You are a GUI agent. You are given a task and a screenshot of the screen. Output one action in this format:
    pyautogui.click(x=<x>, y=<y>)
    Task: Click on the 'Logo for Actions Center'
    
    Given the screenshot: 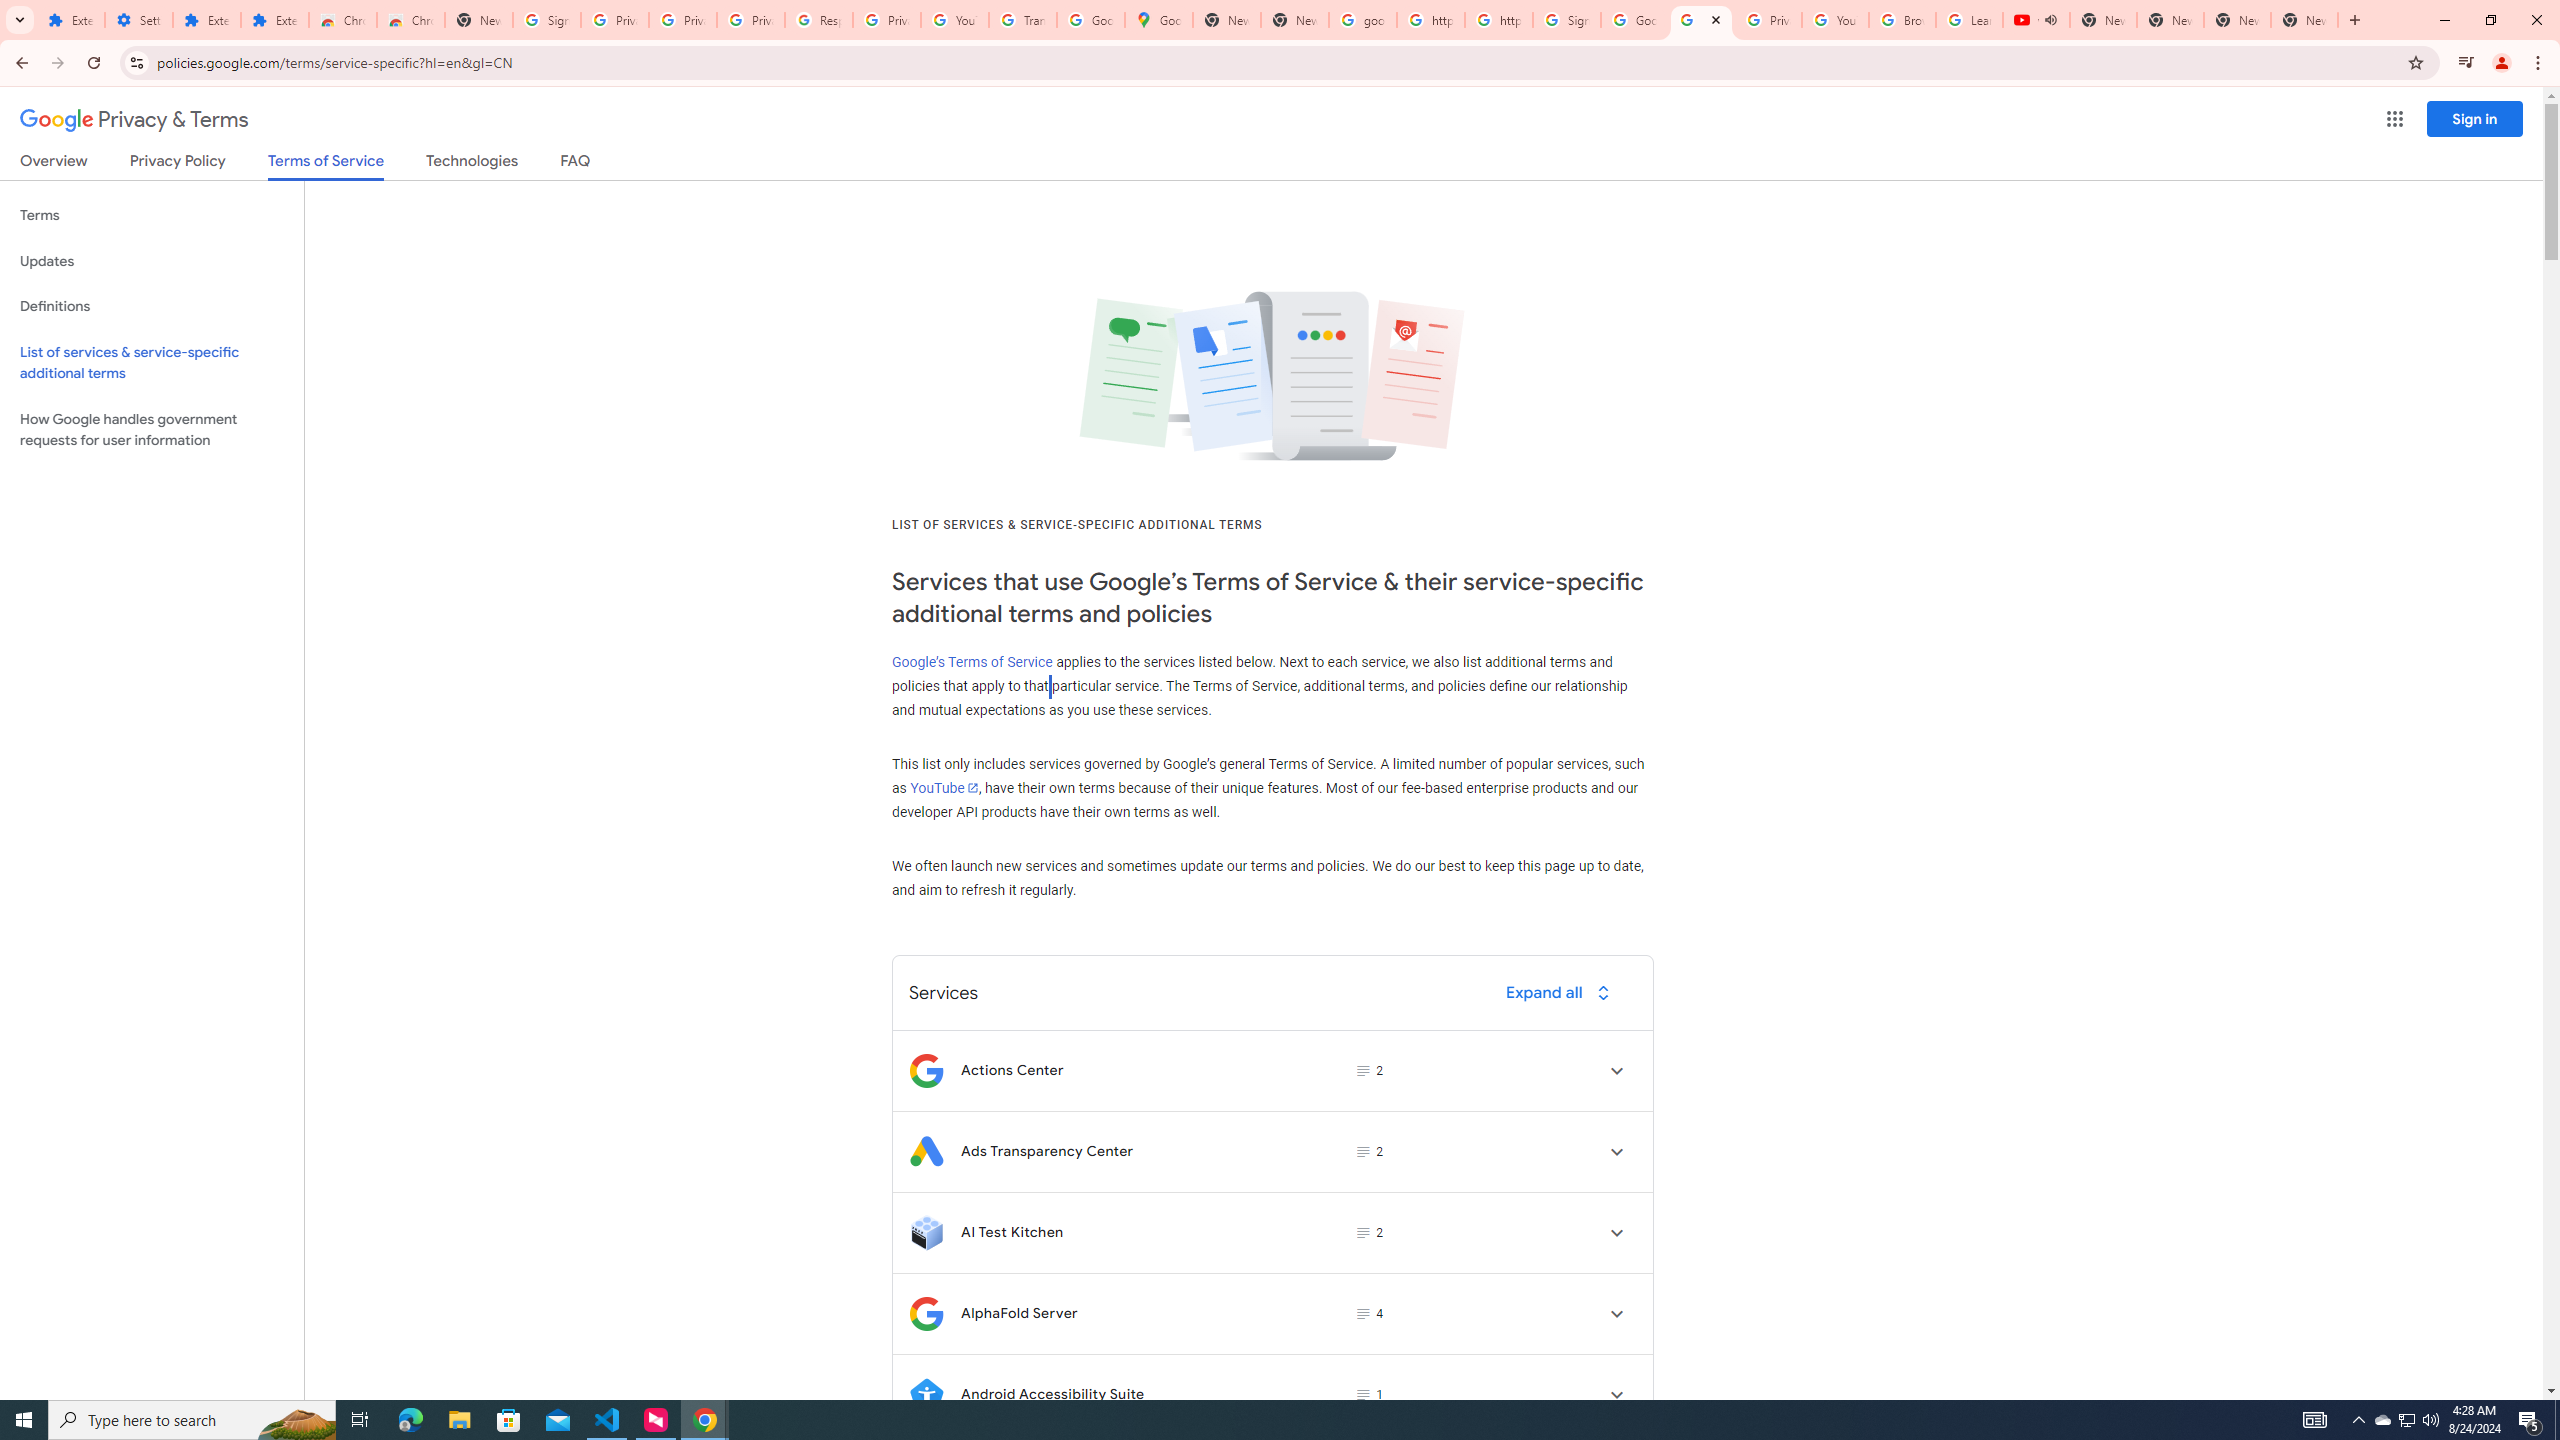 What is the action you would take?
    pyautogui.click(x=925, y=1069)
    